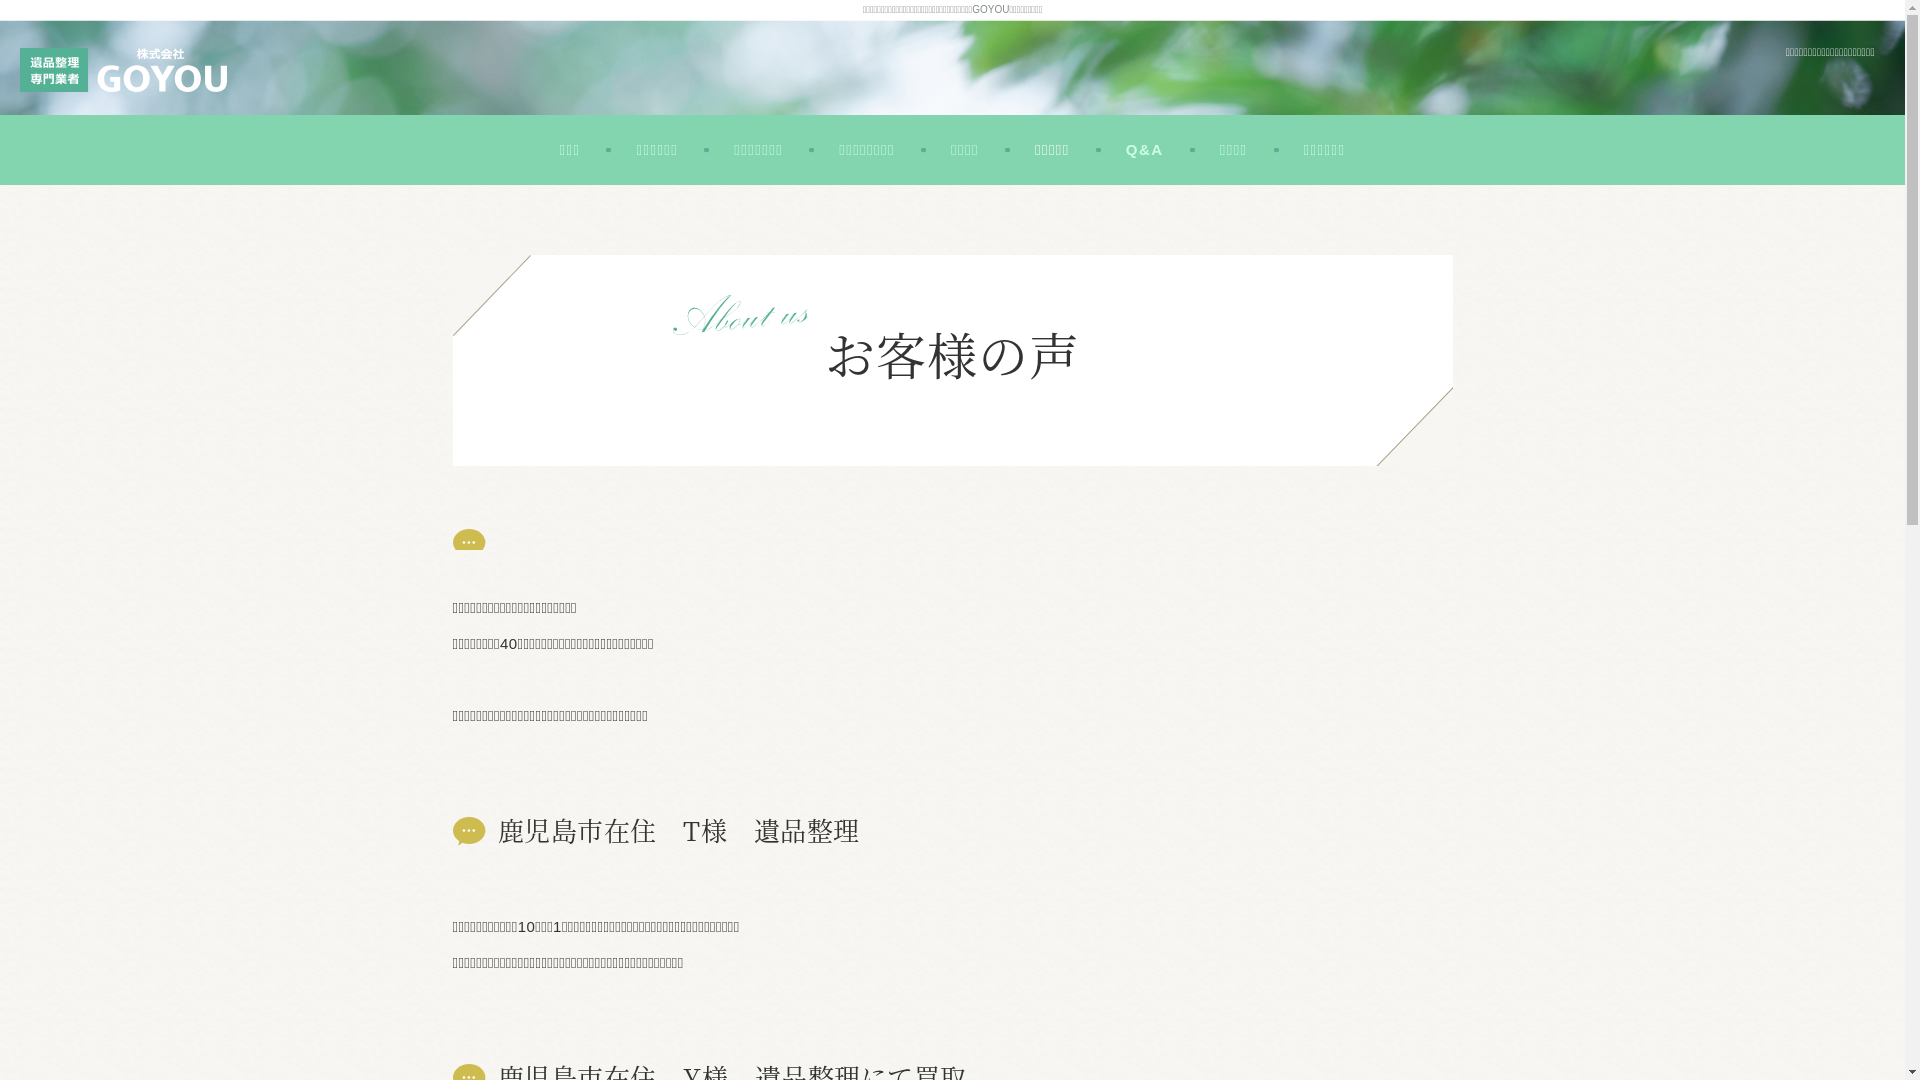 This screenshot has width=1920, height=1080. I want to click on 'Q&A', so click(1145, 149).